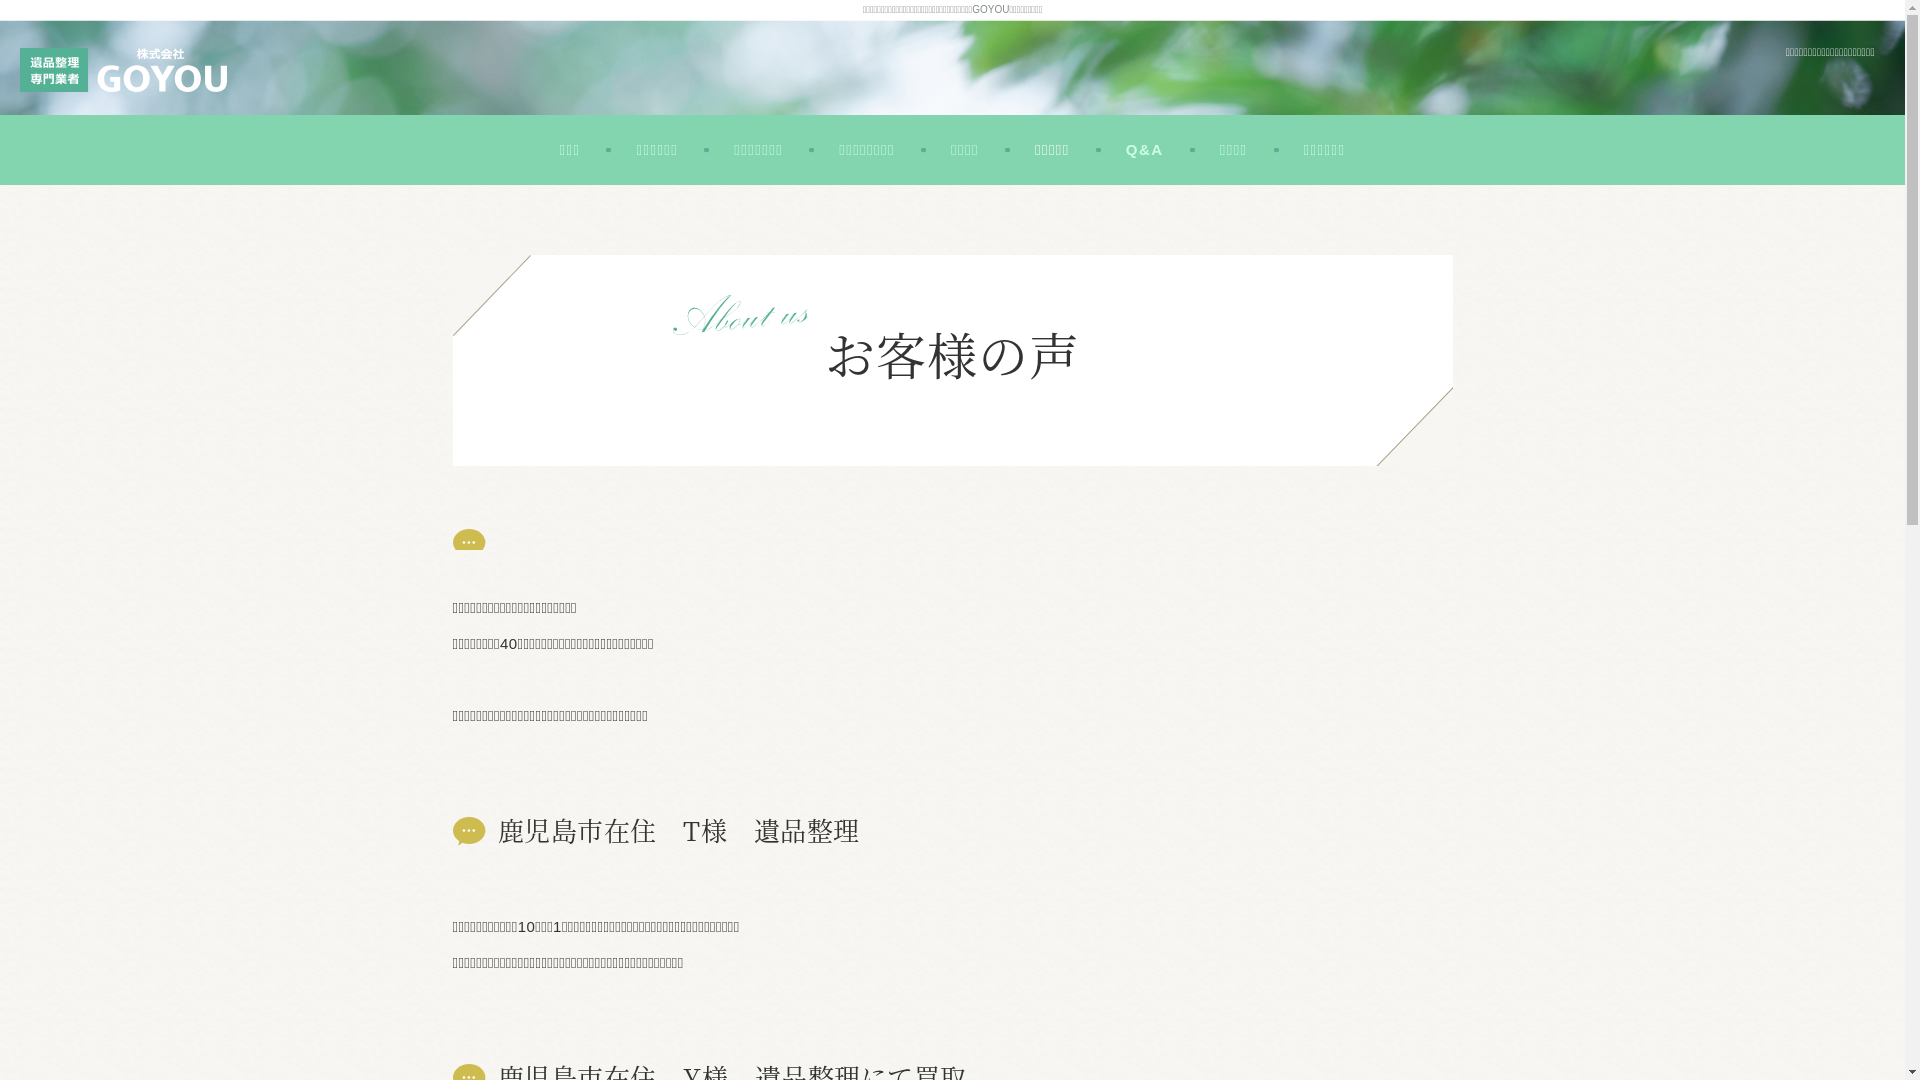 This screenshot has width=1920, height=1080. I want to click on 'Q&A', so click(1145, 149).